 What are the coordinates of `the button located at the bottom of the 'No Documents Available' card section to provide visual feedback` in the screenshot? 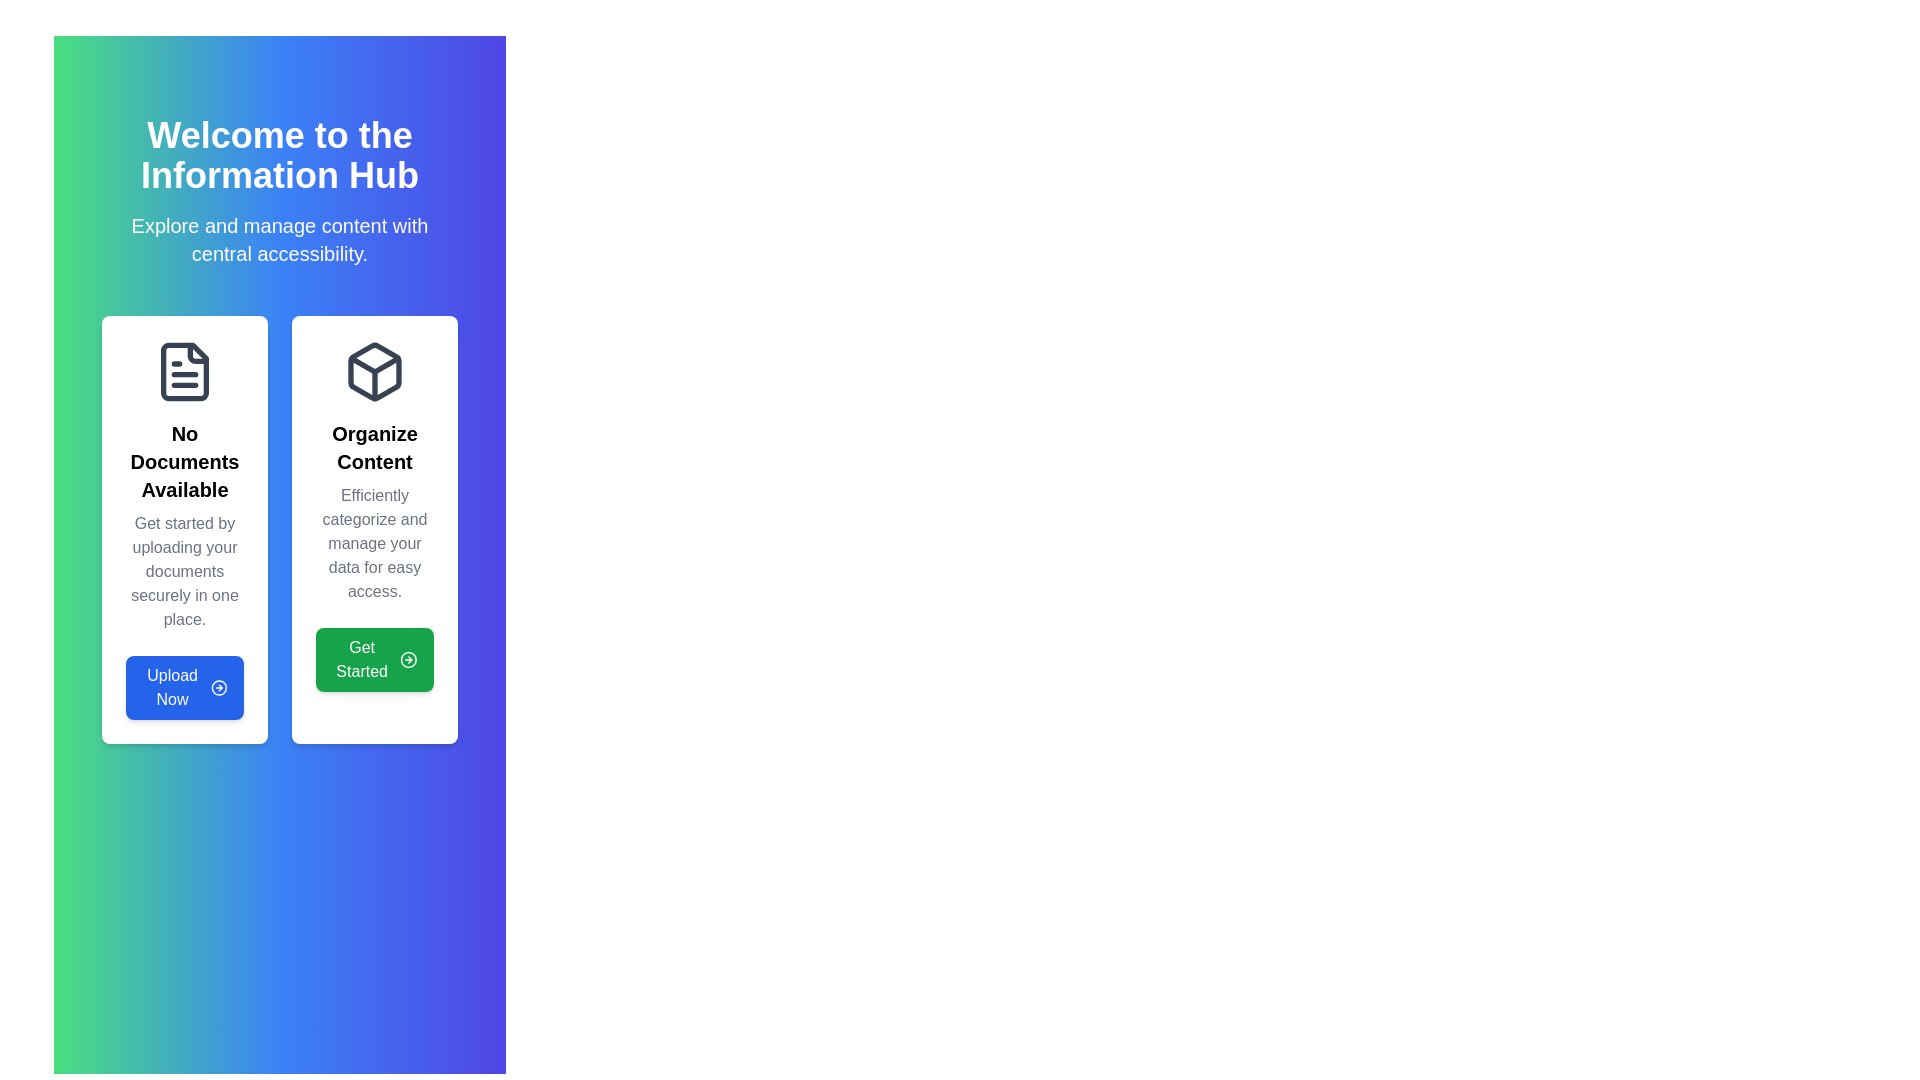 It's located at (185, 686).